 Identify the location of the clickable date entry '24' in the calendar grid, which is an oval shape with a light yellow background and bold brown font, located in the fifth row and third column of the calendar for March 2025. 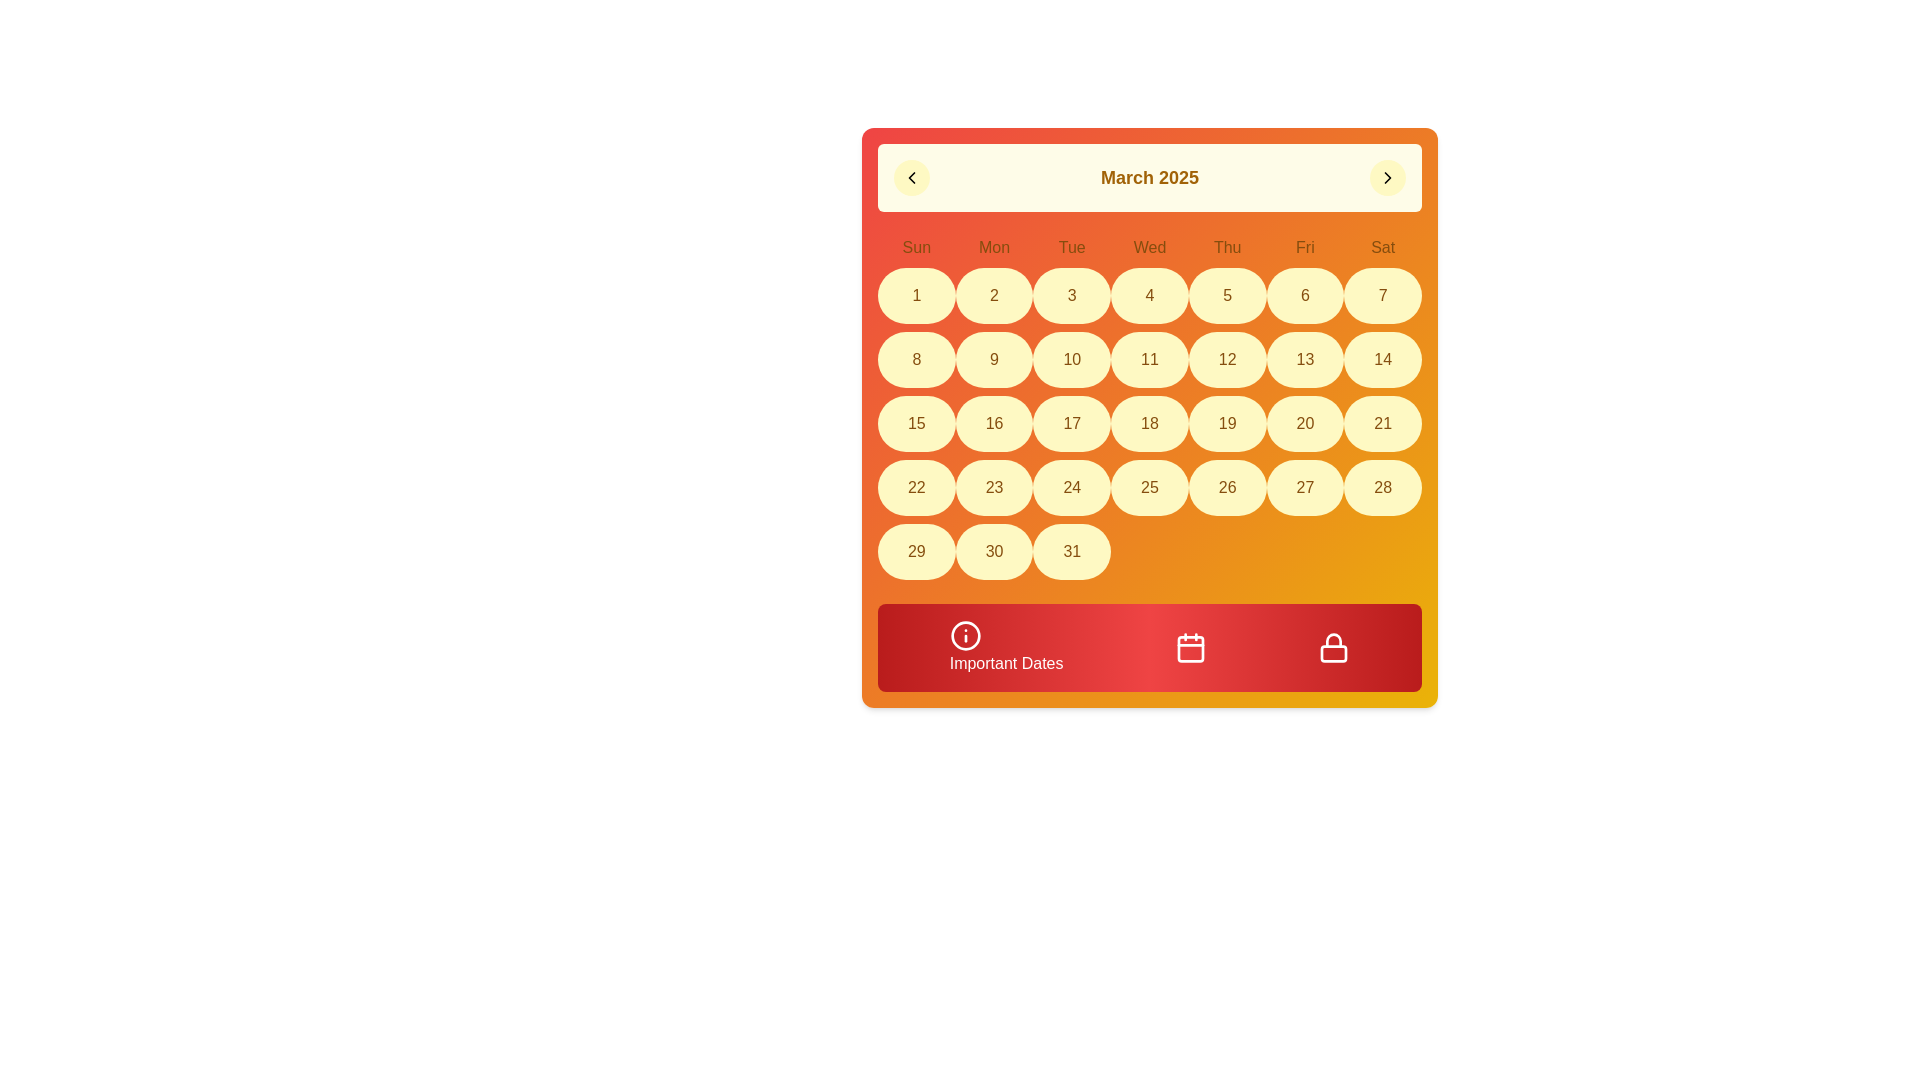
(1071, 488).